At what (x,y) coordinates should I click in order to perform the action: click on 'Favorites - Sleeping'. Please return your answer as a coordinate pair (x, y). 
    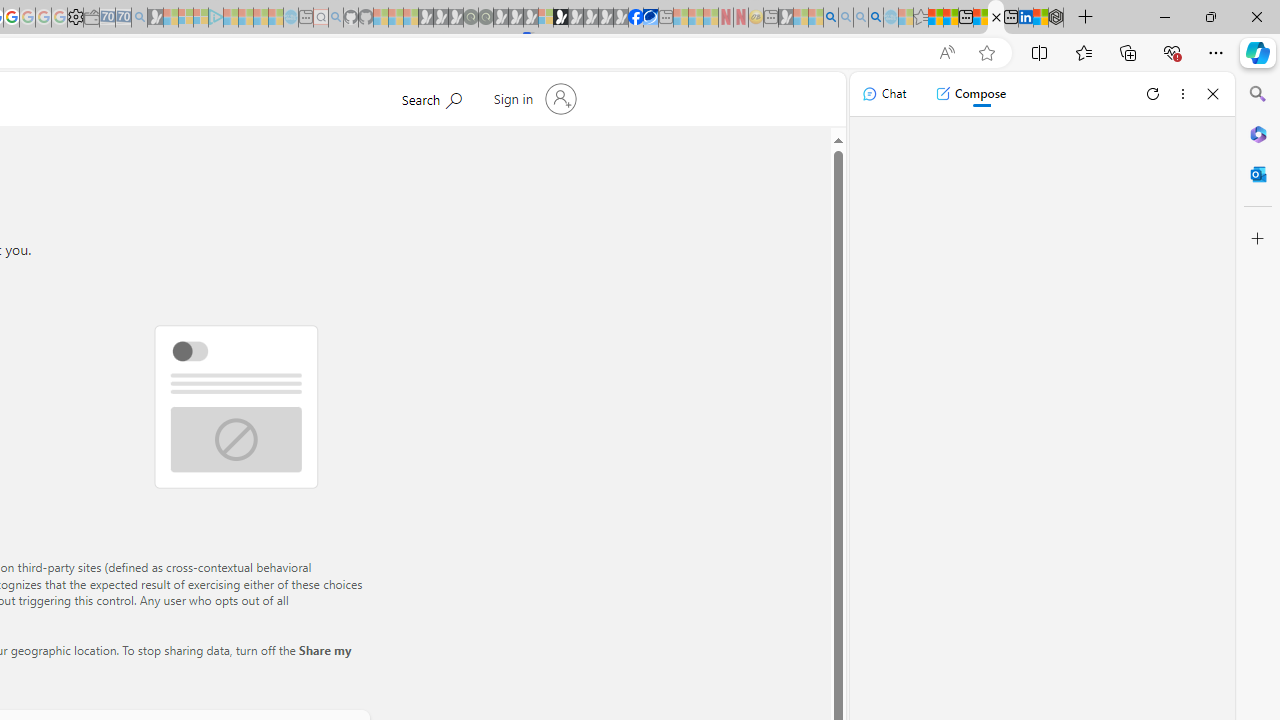
    Looking at the image, I should click on (919, 17).